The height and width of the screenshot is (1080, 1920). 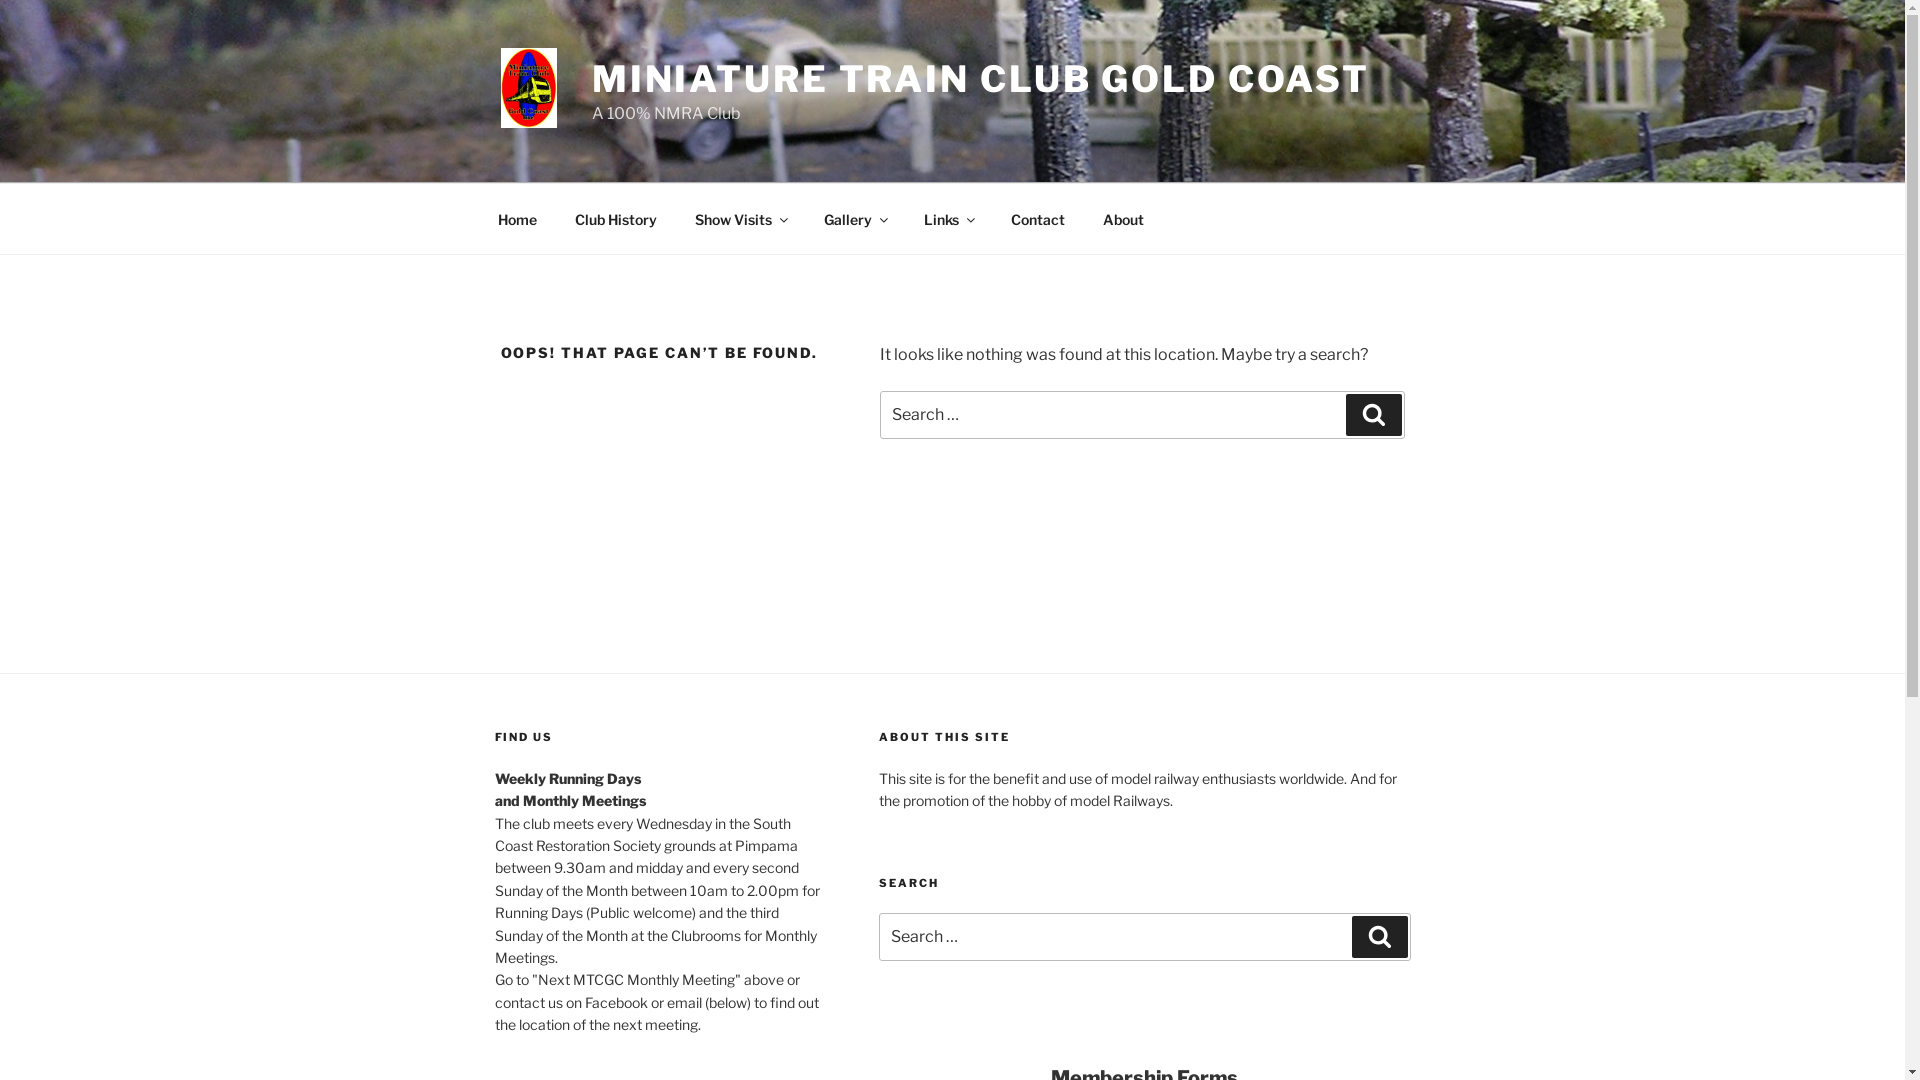 What do you see at coordinates (739, 218) in the screenshot?
I see `'Show Visits'` at bounding box center [739, 218].